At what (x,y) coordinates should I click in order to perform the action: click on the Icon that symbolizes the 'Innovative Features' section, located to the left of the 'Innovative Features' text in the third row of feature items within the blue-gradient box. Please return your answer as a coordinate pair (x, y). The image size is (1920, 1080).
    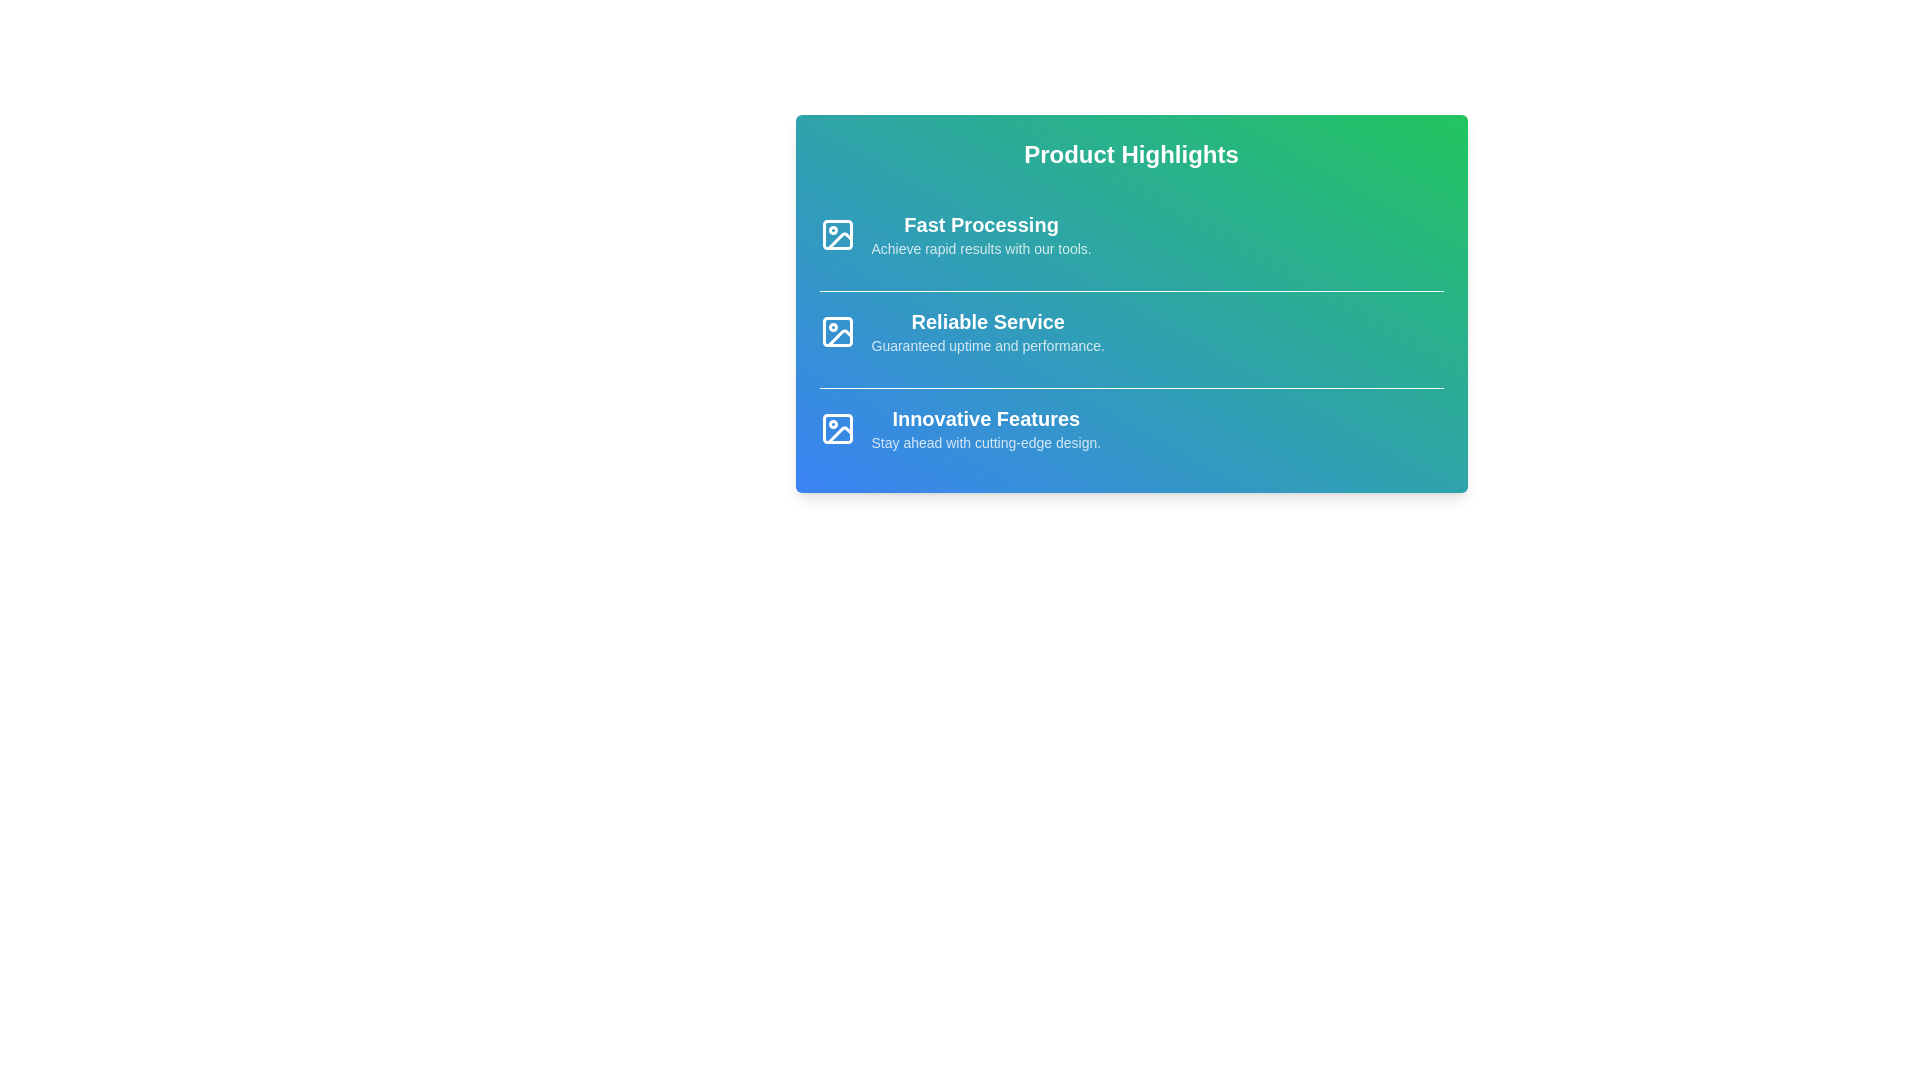
    Looking at the image, I should click on (837, 427).